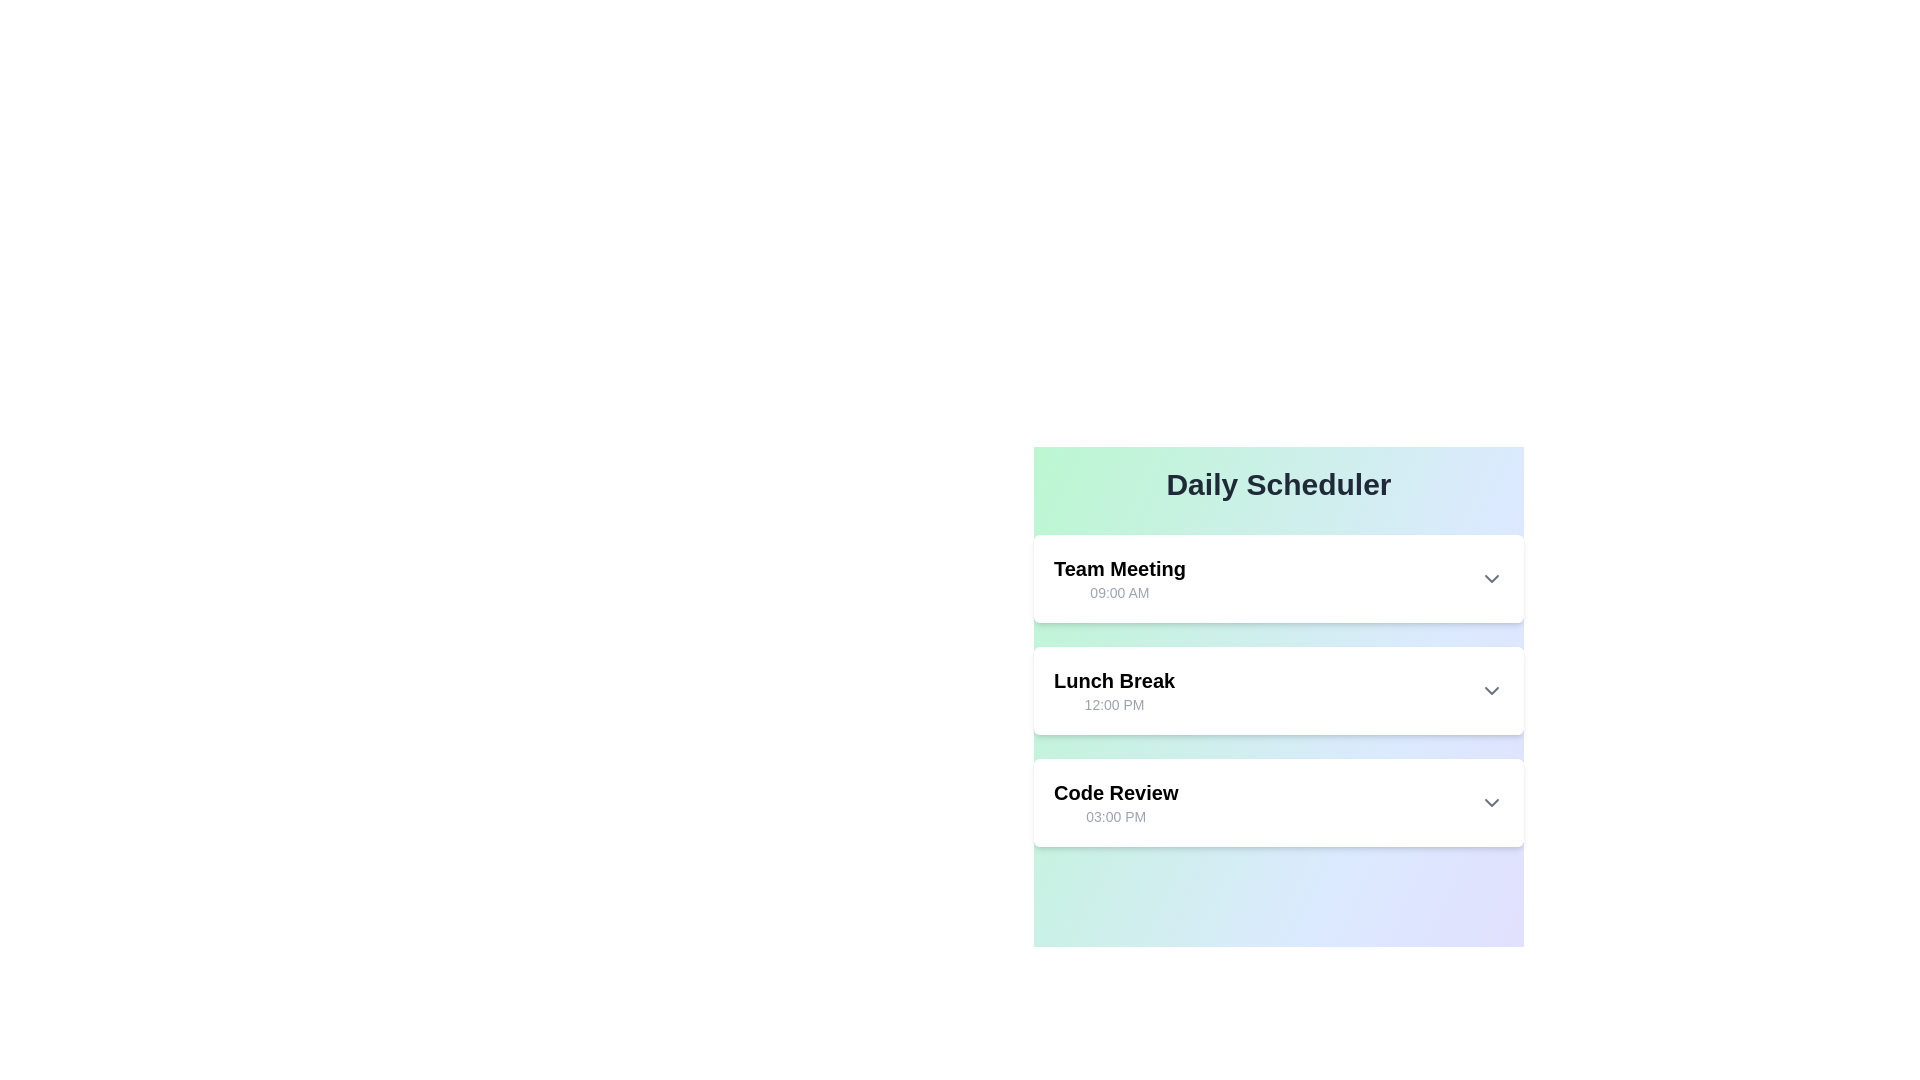 The width and height of the screenshot is (1920, 1080). What do you see at coordinates (1115, 792) in the screenshot?
I see `the title text label for the event scheduled at 03:00 PM, located in the third collapsible section of the scheduler interface` at bounding box center [1115, 792].